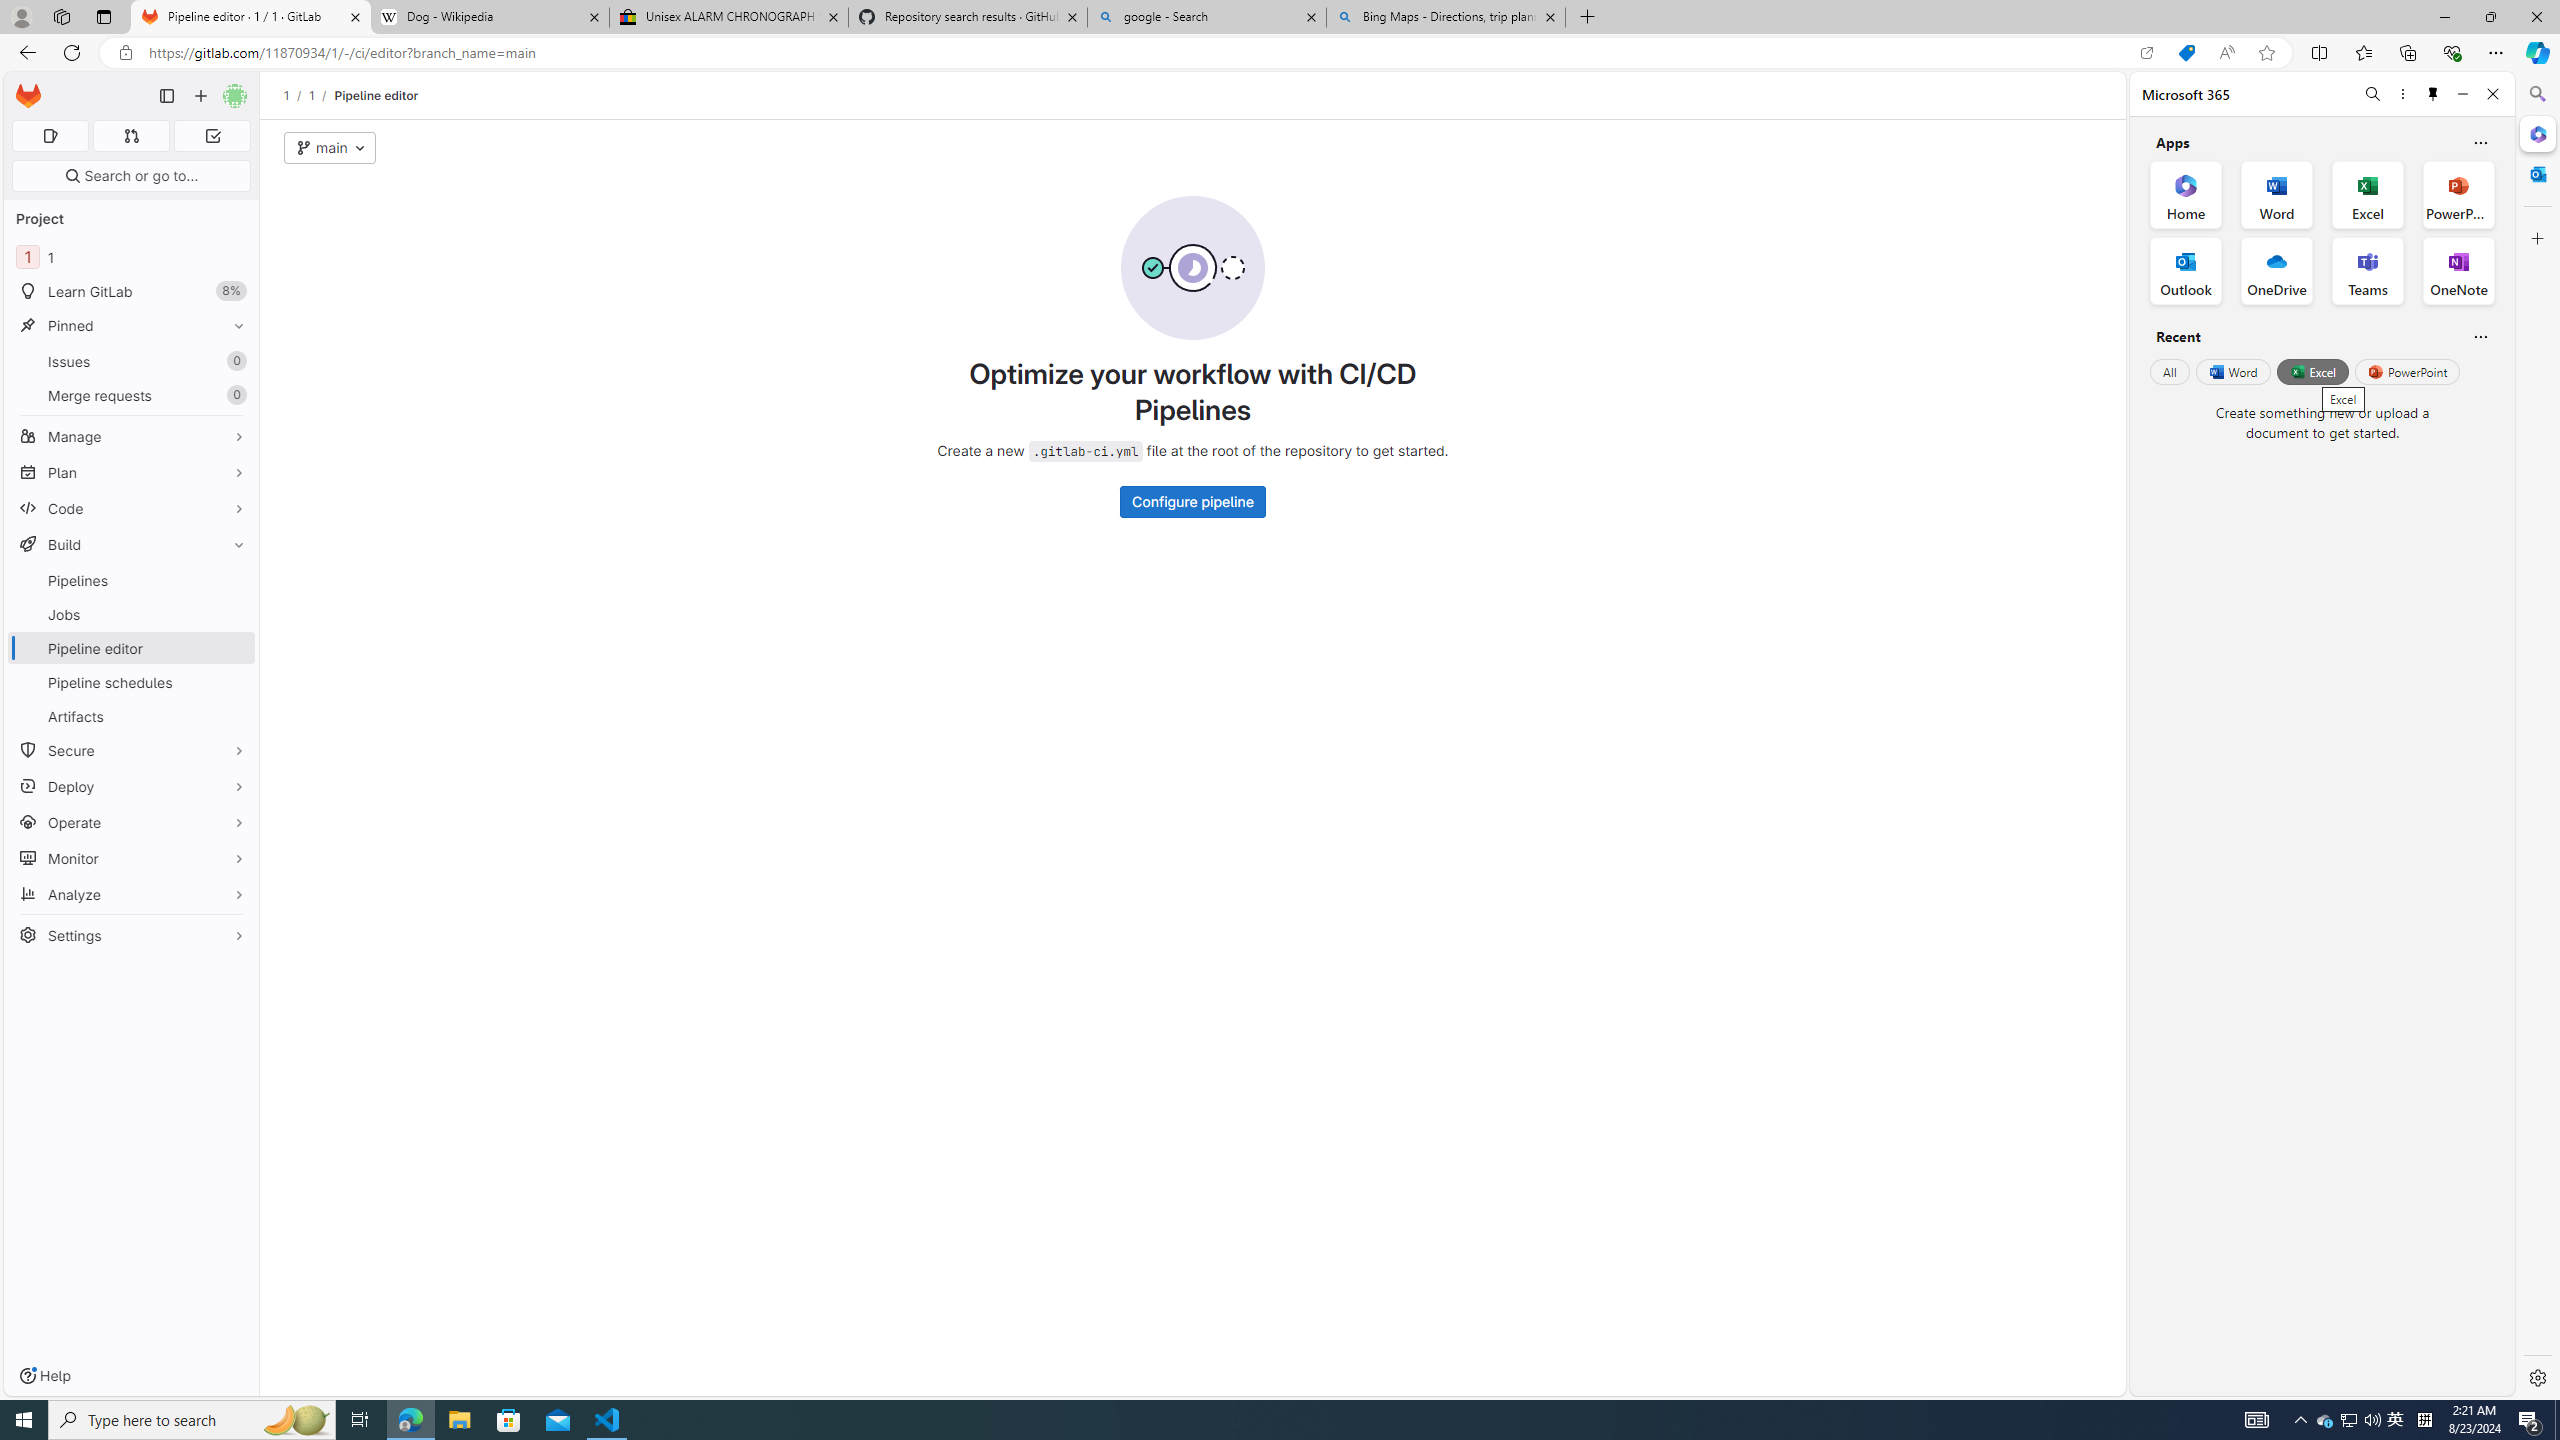  Describe the element at coordinates (2479, 336) in the screenshot. I see `'Is this helpful?'` at that location.